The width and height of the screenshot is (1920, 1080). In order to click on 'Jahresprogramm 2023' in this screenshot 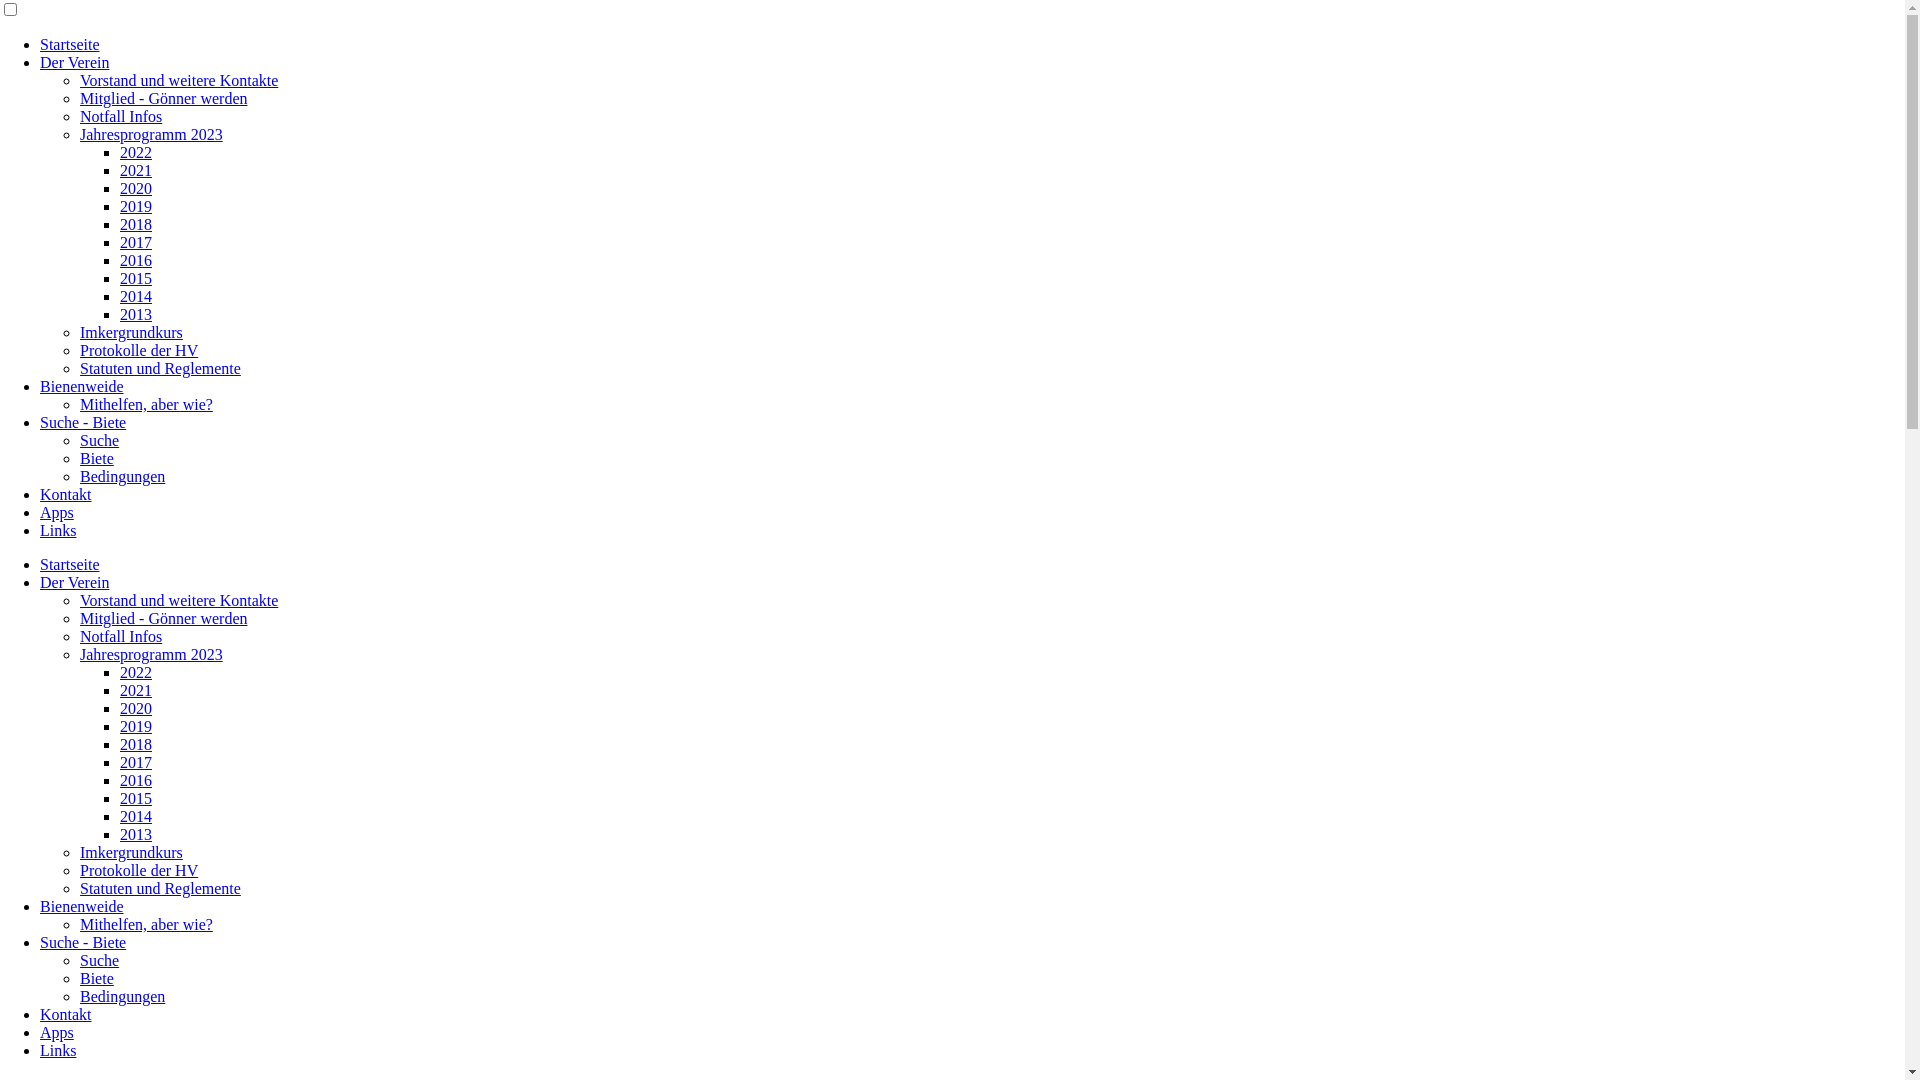, I will do `click(150, 654)`.